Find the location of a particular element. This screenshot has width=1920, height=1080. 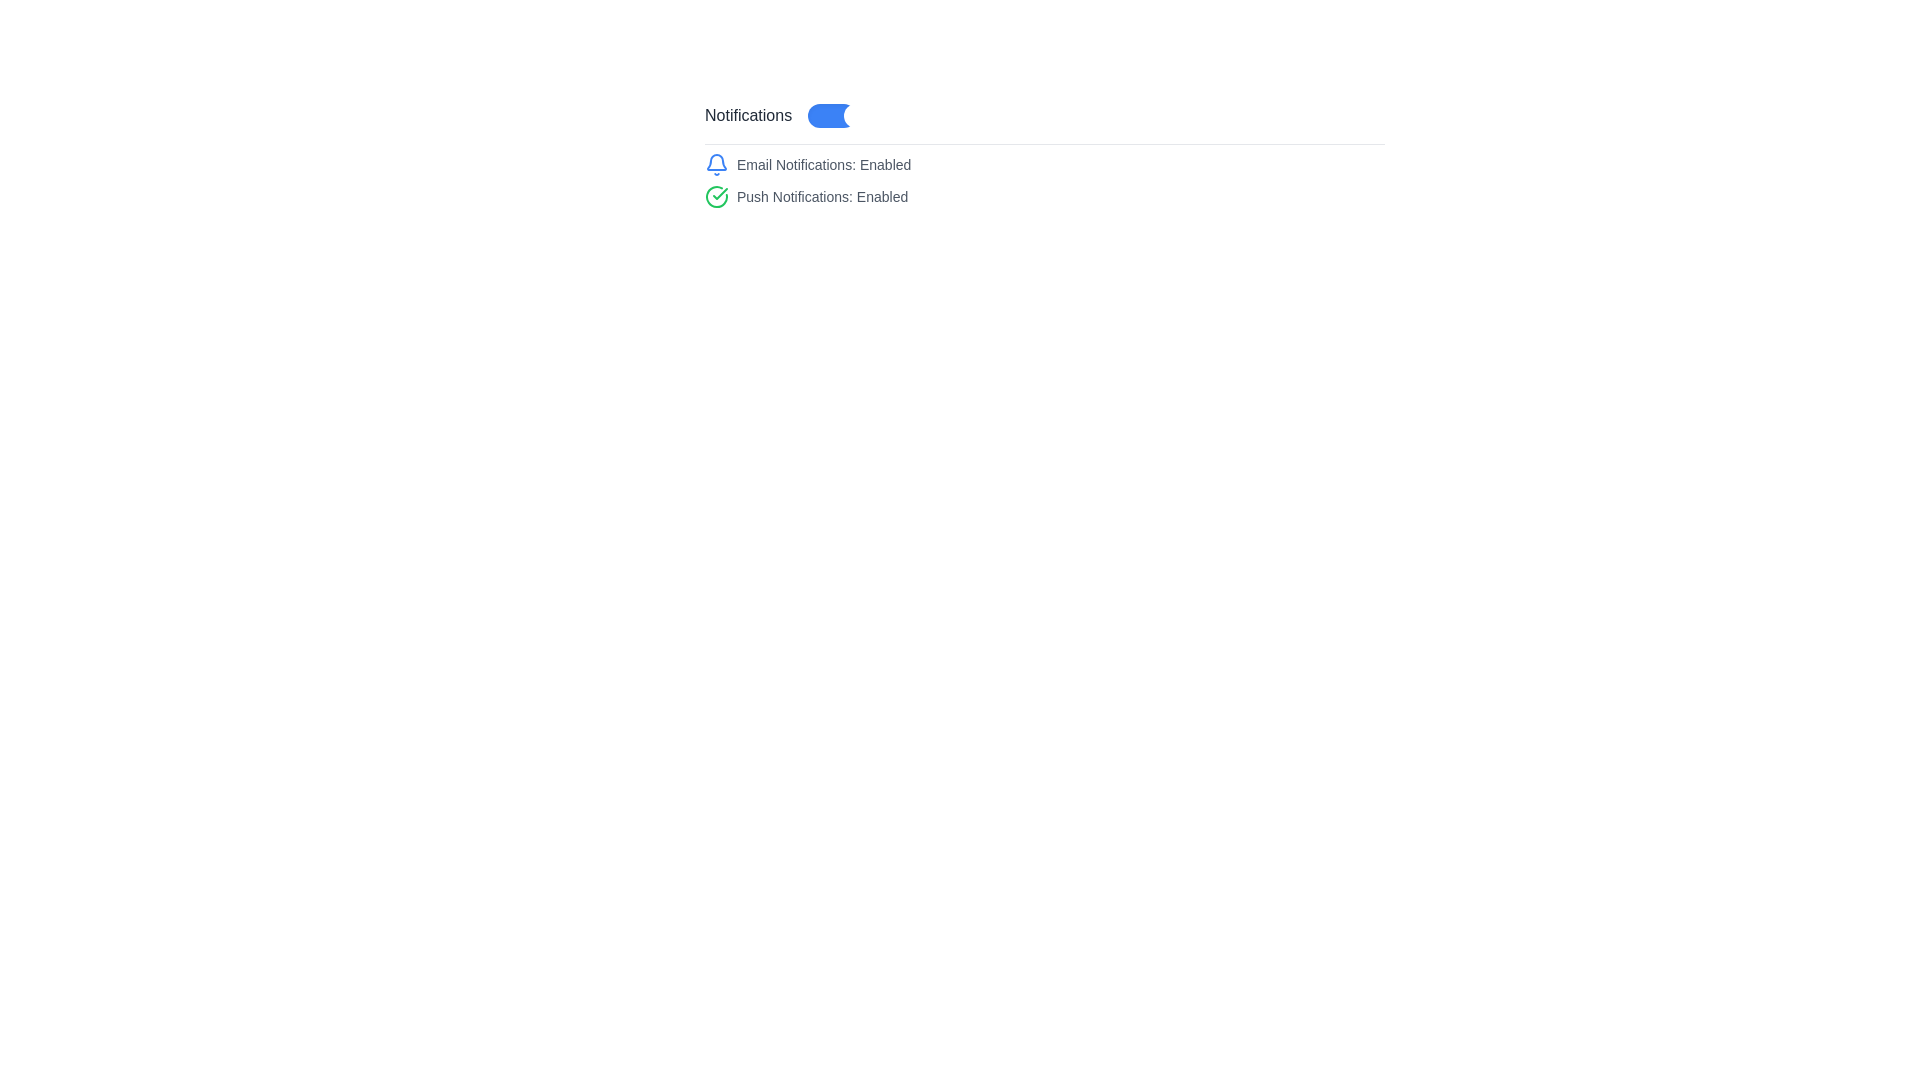

the text label that displays 'Email Notifications: Enabled', which is styled in small gray font and located immediately to the right of a blue bell icon is located at coordinates (824, 164).